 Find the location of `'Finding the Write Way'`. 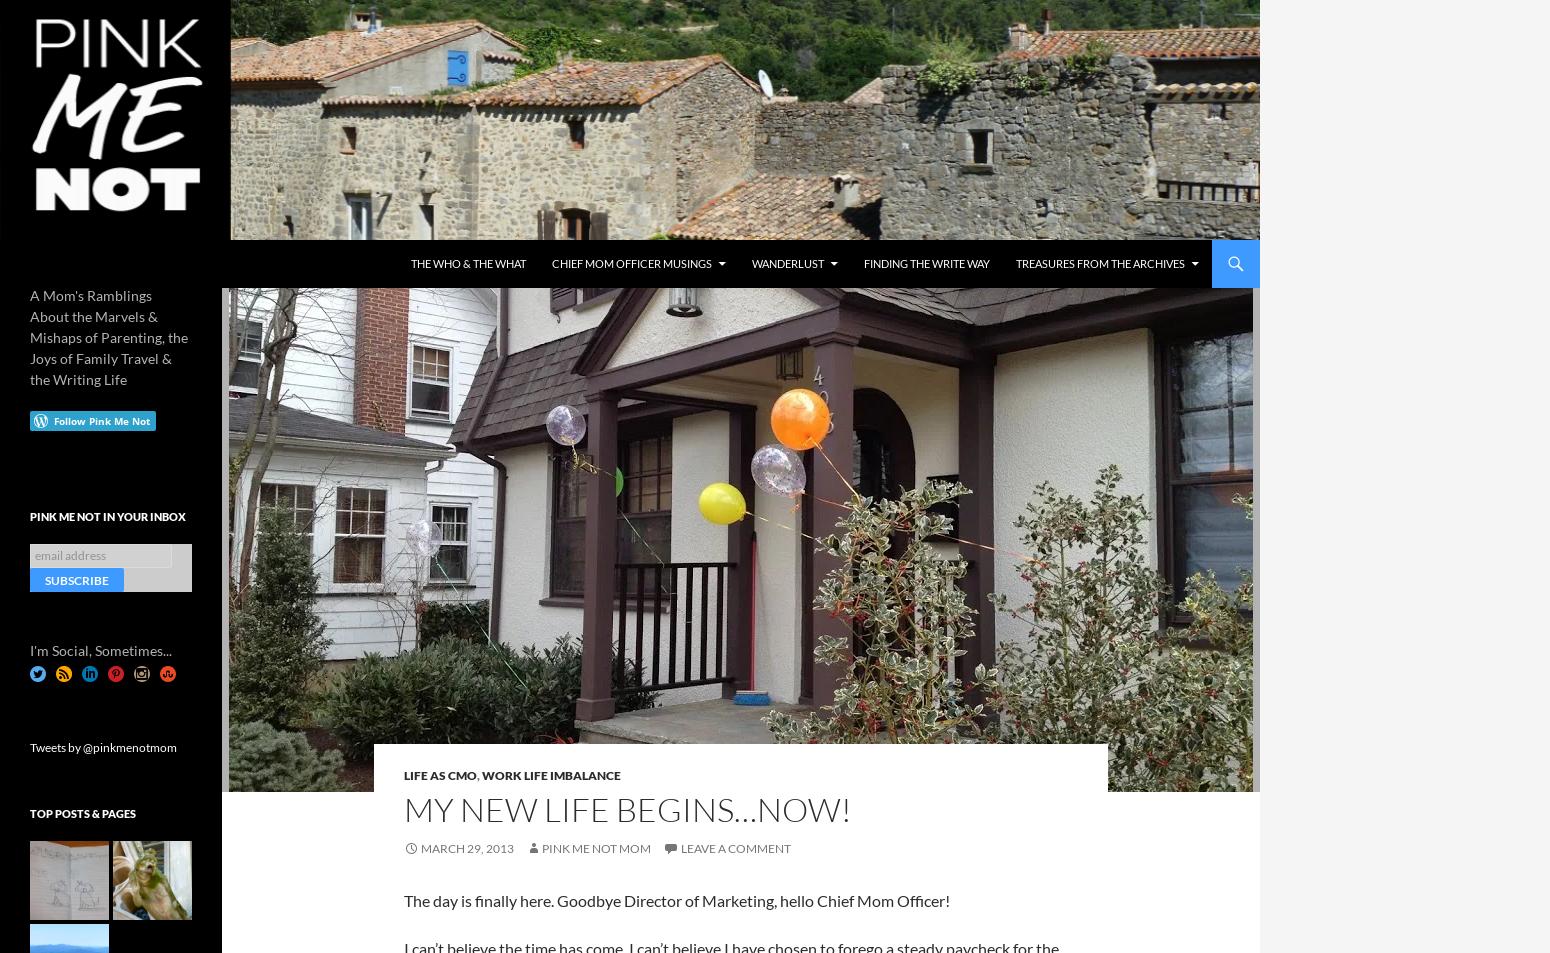

'Finding the Write Way' is located at coordinates (927, 262).